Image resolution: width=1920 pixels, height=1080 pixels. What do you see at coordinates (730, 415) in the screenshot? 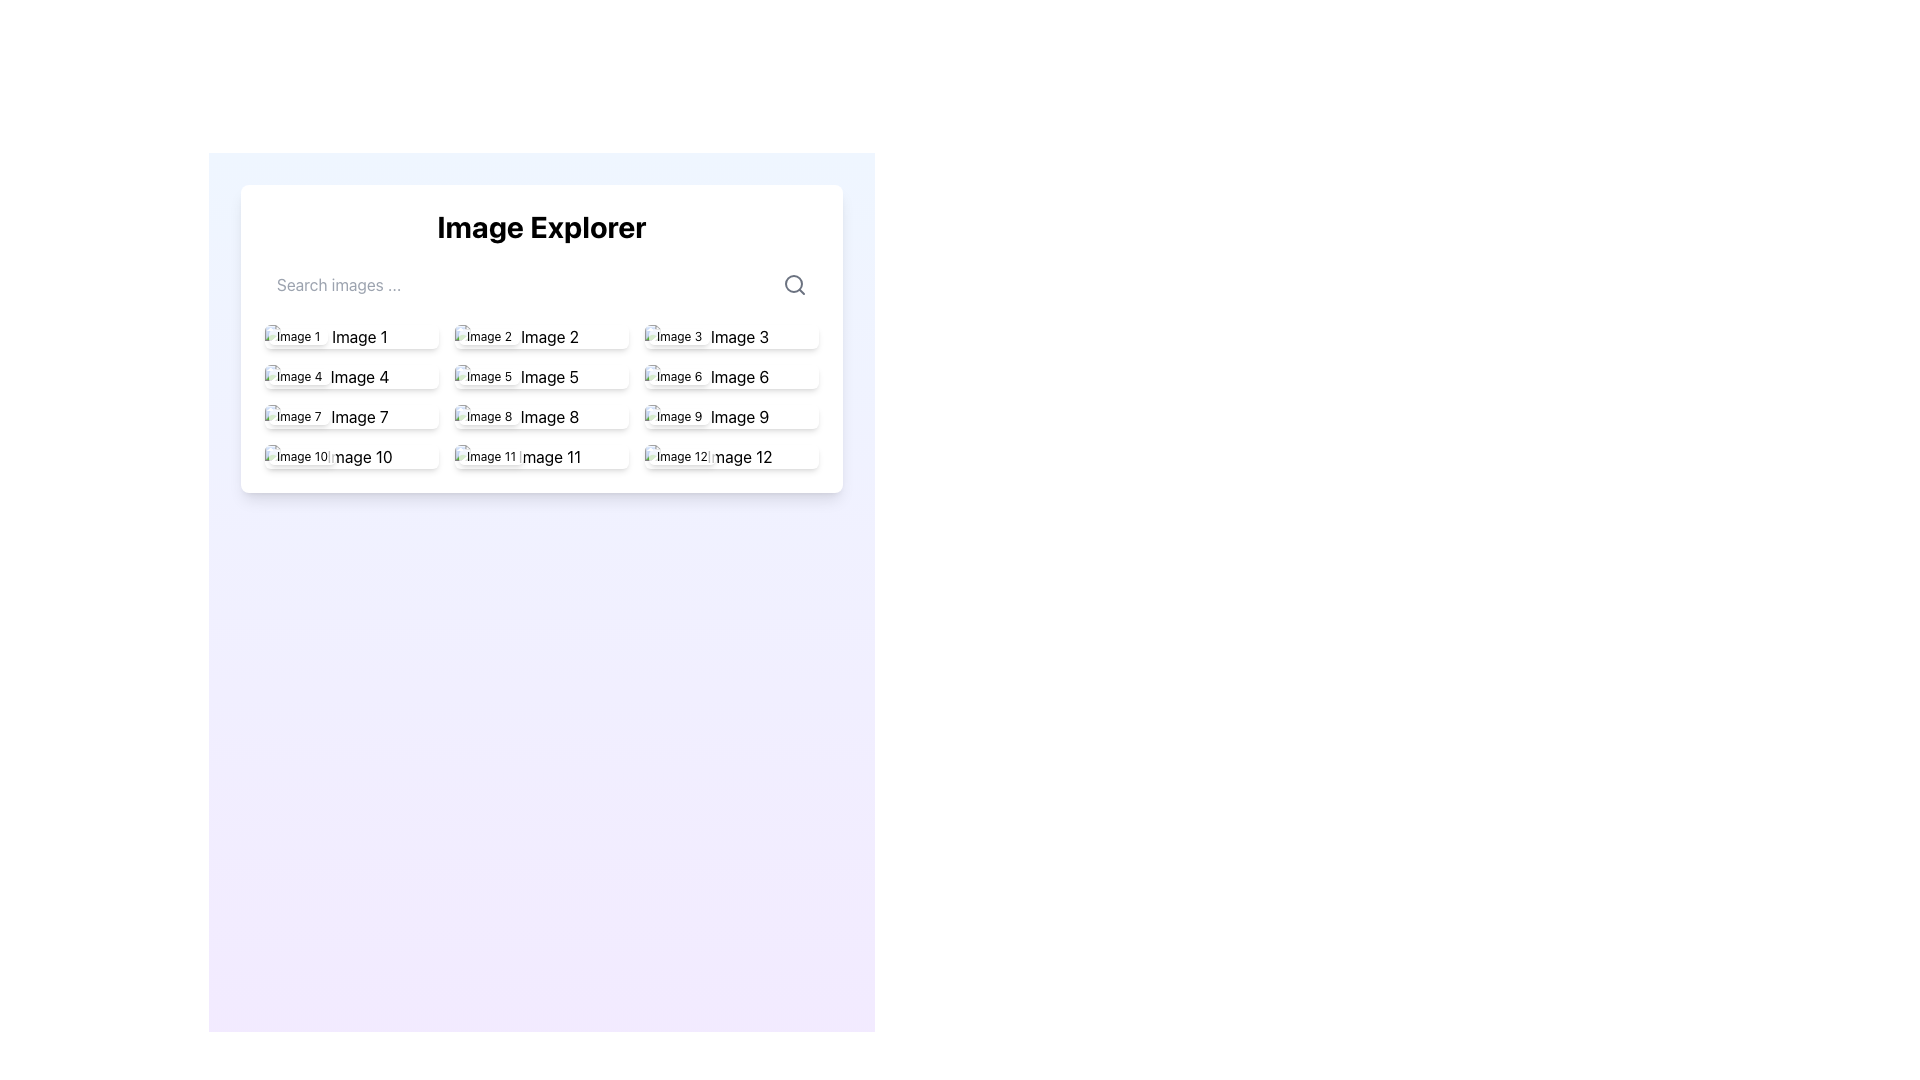
I see `the ninth image in the grid, which is labeled and located in the third row, third column` at bounding box center [730, 415].